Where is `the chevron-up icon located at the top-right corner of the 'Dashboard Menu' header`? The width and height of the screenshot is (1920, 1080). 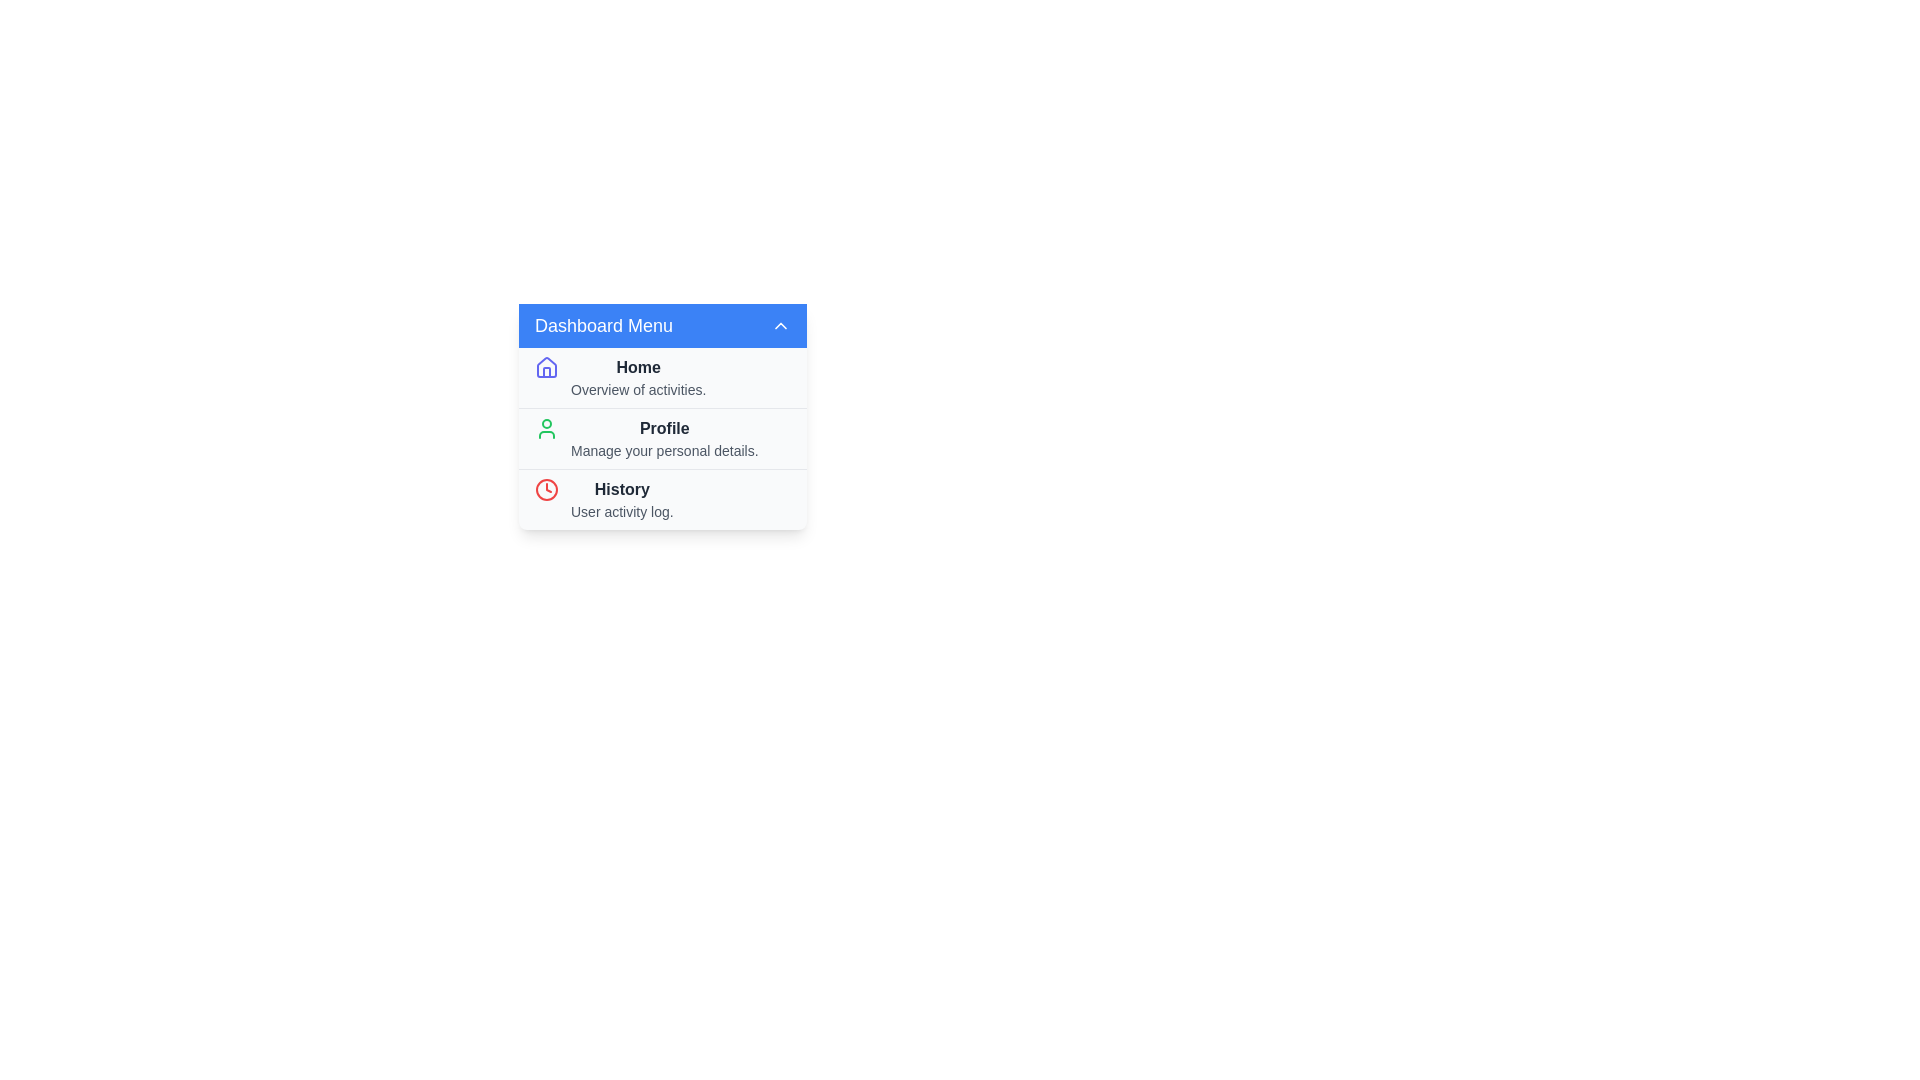
the chevron-up icon located at the top-right corner of the 'Dashboard Menu' header is located at coordinates (780, 325).